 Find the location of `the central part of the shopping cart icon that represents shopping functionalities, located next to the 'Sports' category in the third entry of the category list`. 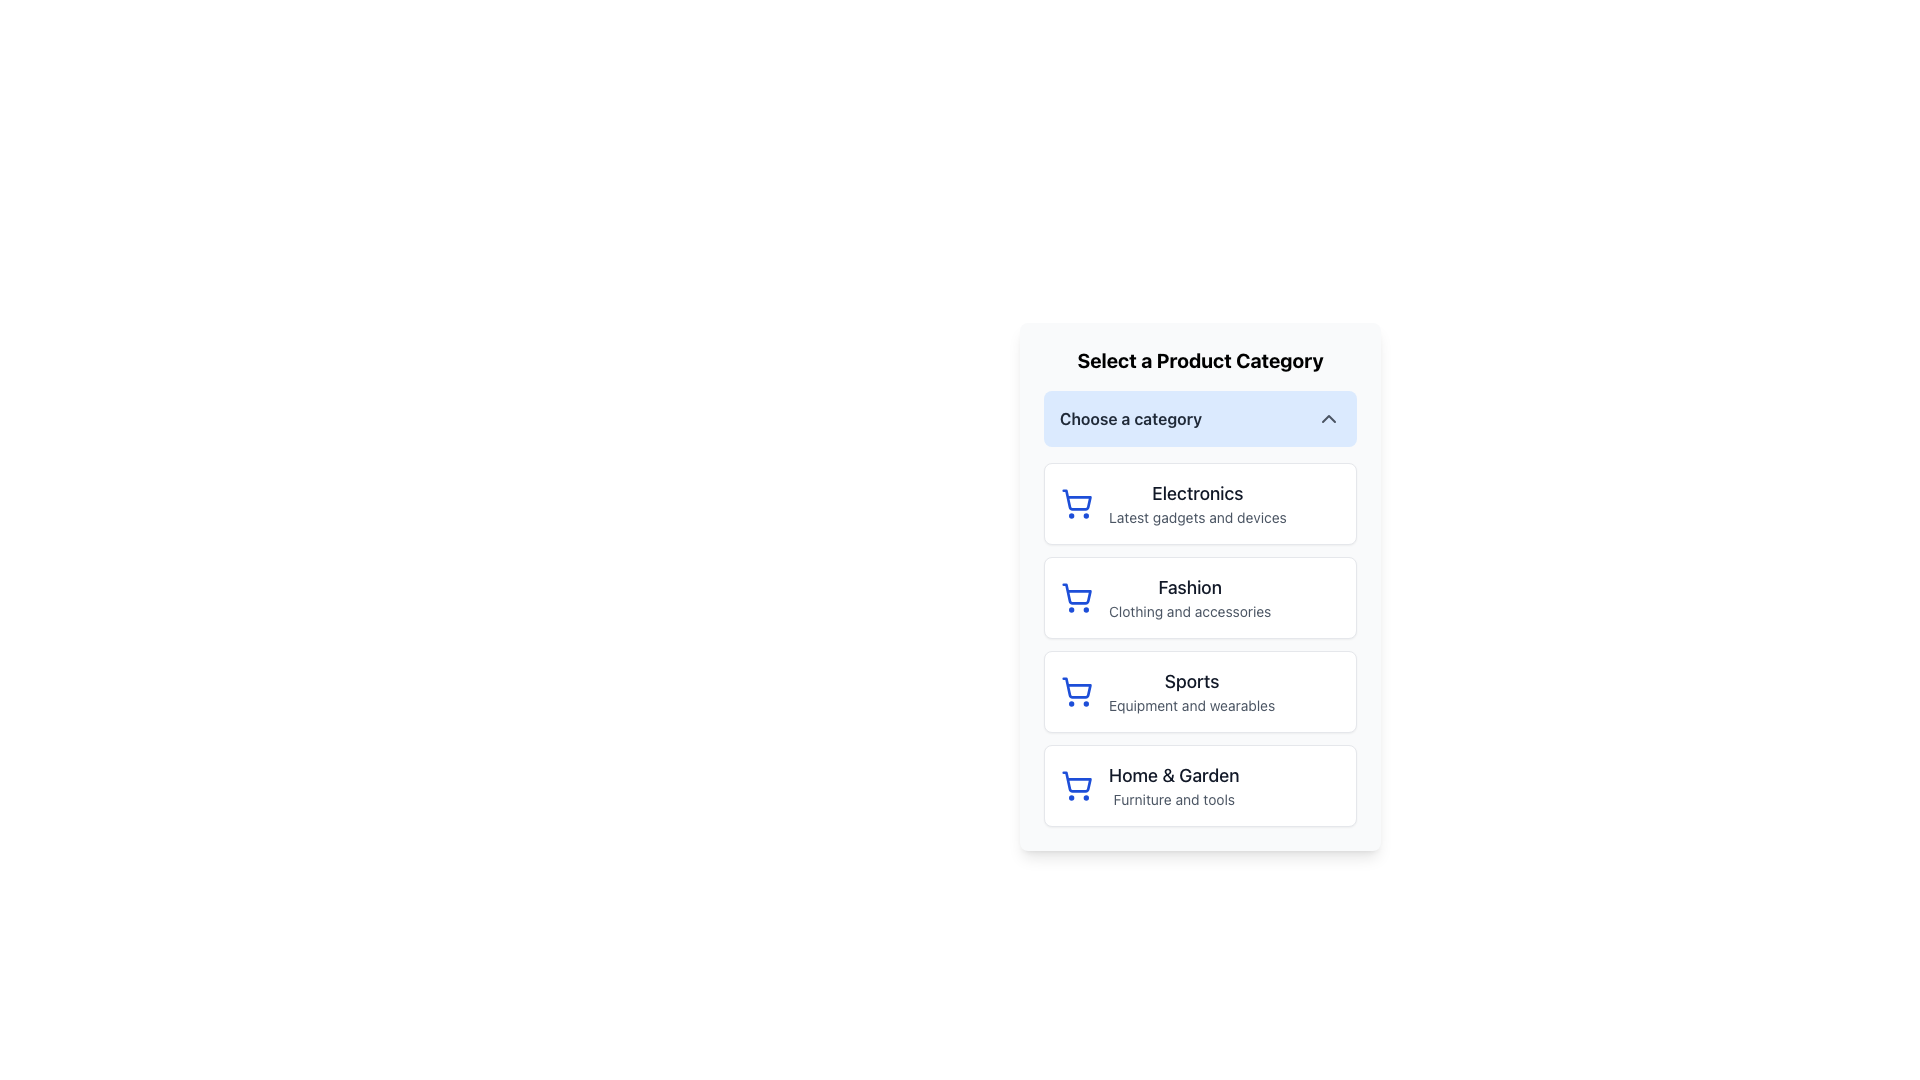

the central part of the shopping cart icon that represents shopping functionalities, located next to the 'Sports' category in the third entry of the category list is located at coordinates (1076, 687).